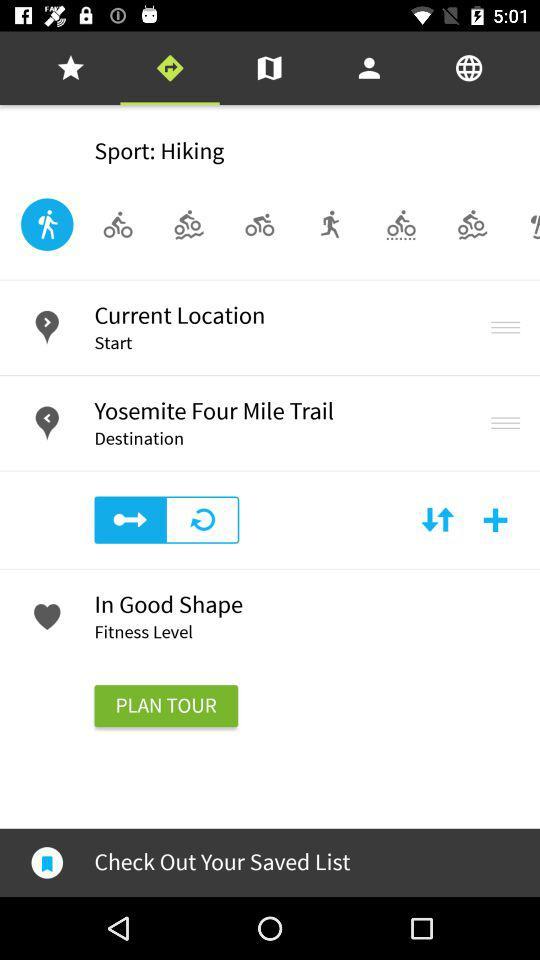 The width and height of the screenshot is (540, 960). What do you see at coordinates (436, 519) in the screenshot?
I see `the swap icon` at bounding box center [436, 519].